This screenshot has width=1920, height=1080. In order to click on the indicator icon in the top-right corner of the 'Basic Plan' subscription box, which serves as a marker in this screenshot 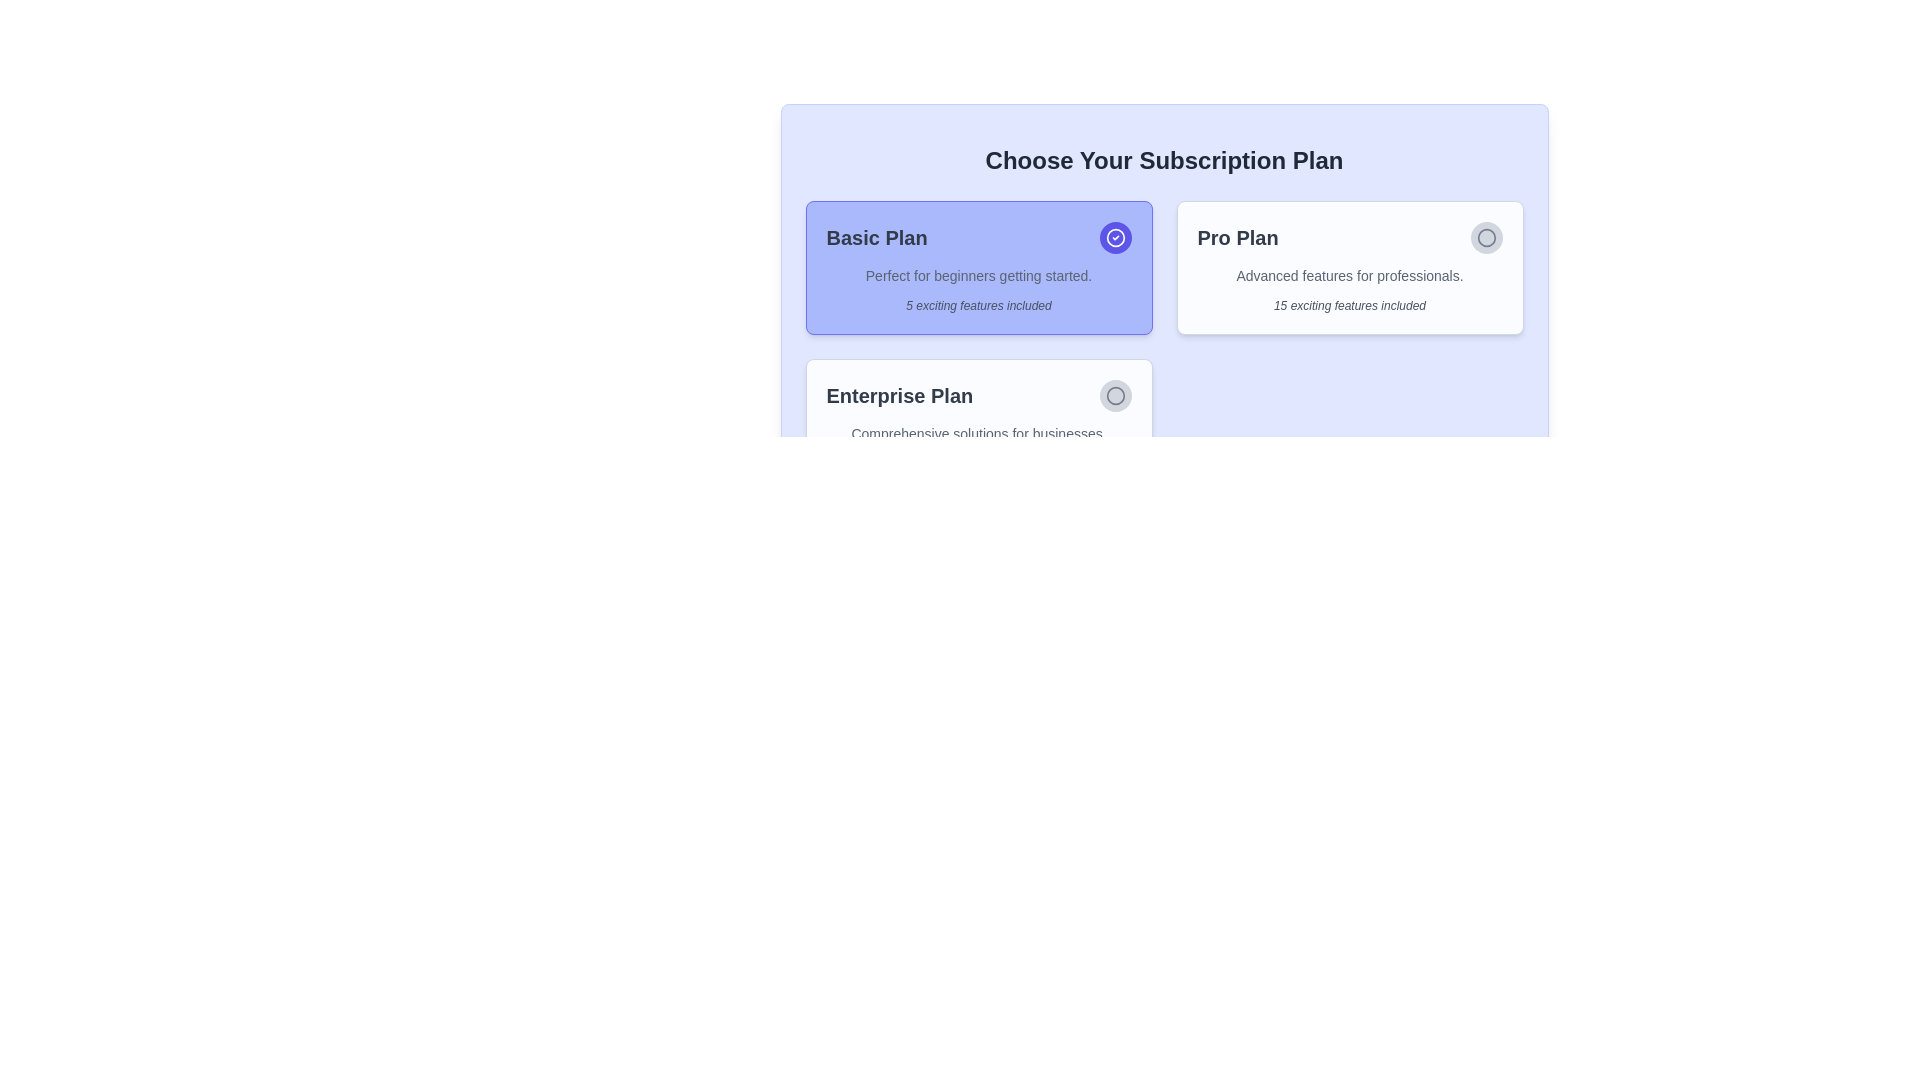, I will do `click(1114, 237)`.